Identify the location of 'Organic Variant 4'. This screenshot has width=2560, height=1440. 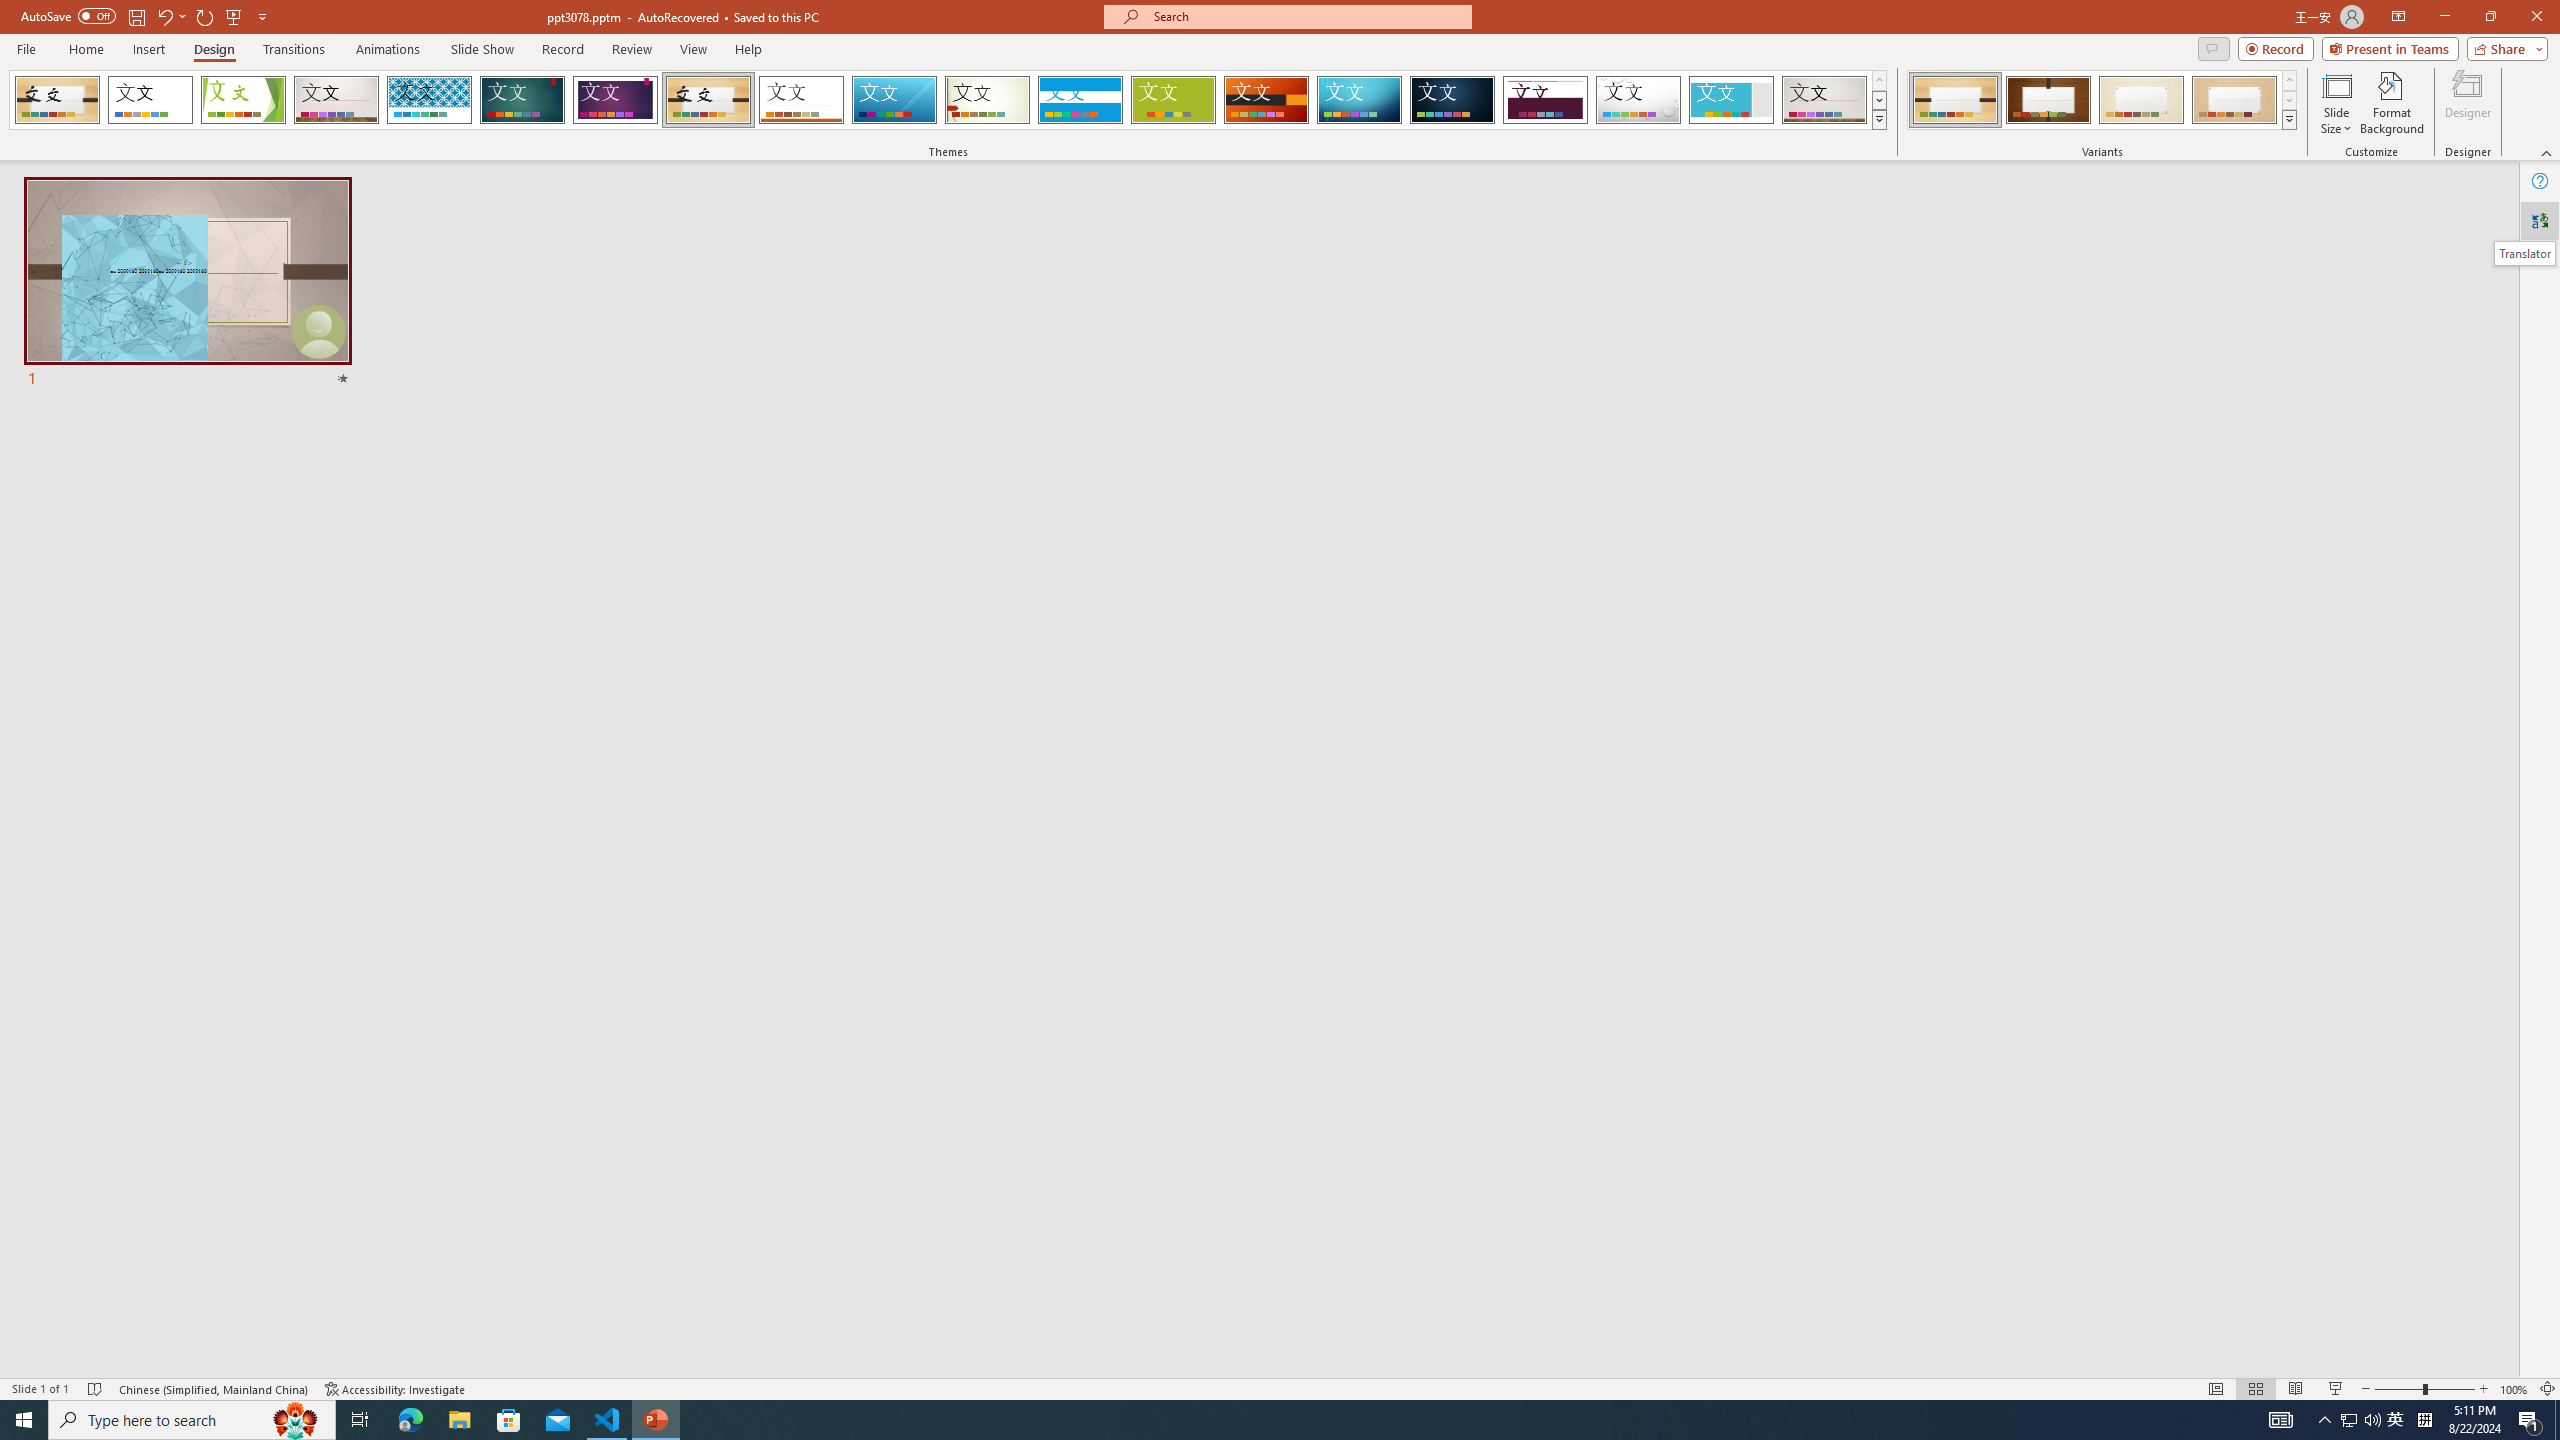
(2233, 99).